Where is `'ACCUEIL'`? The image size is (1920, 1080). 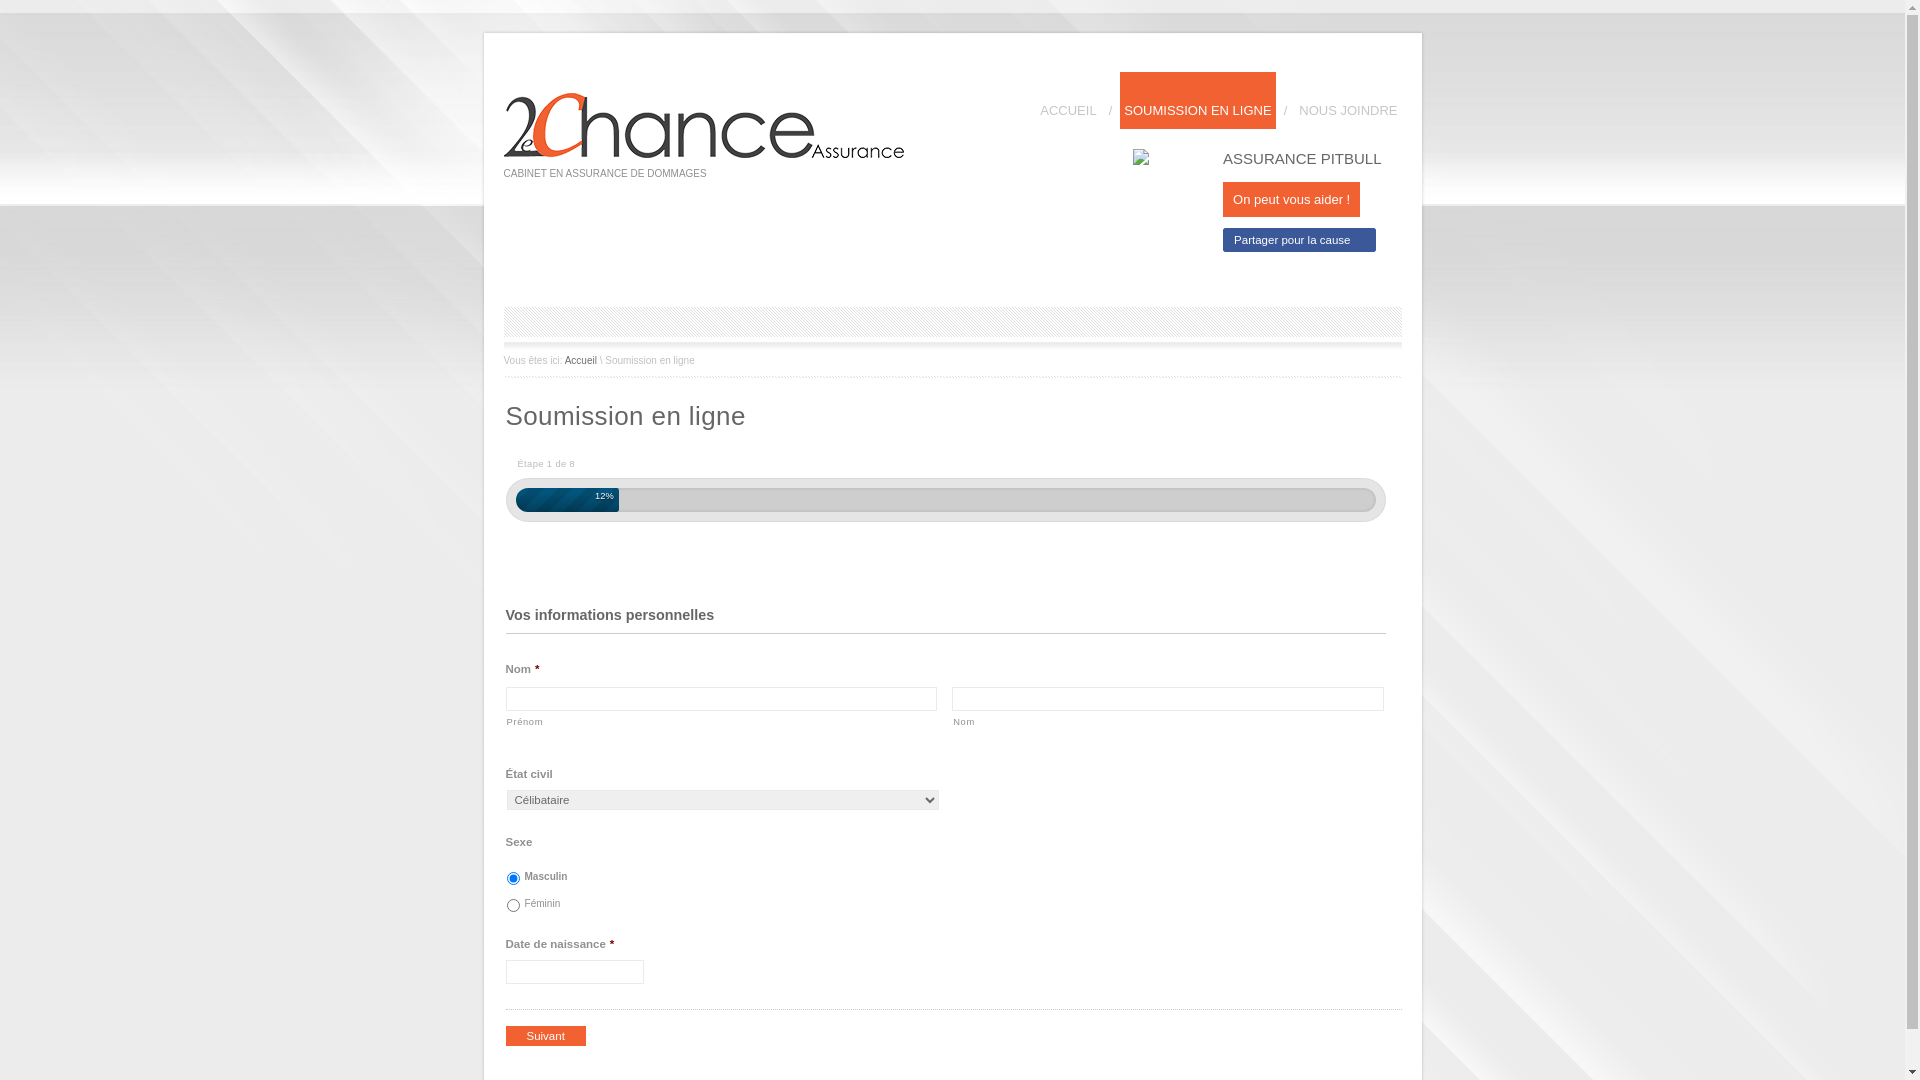
'ACCUEIL' is located at coordinates (1066, 100).